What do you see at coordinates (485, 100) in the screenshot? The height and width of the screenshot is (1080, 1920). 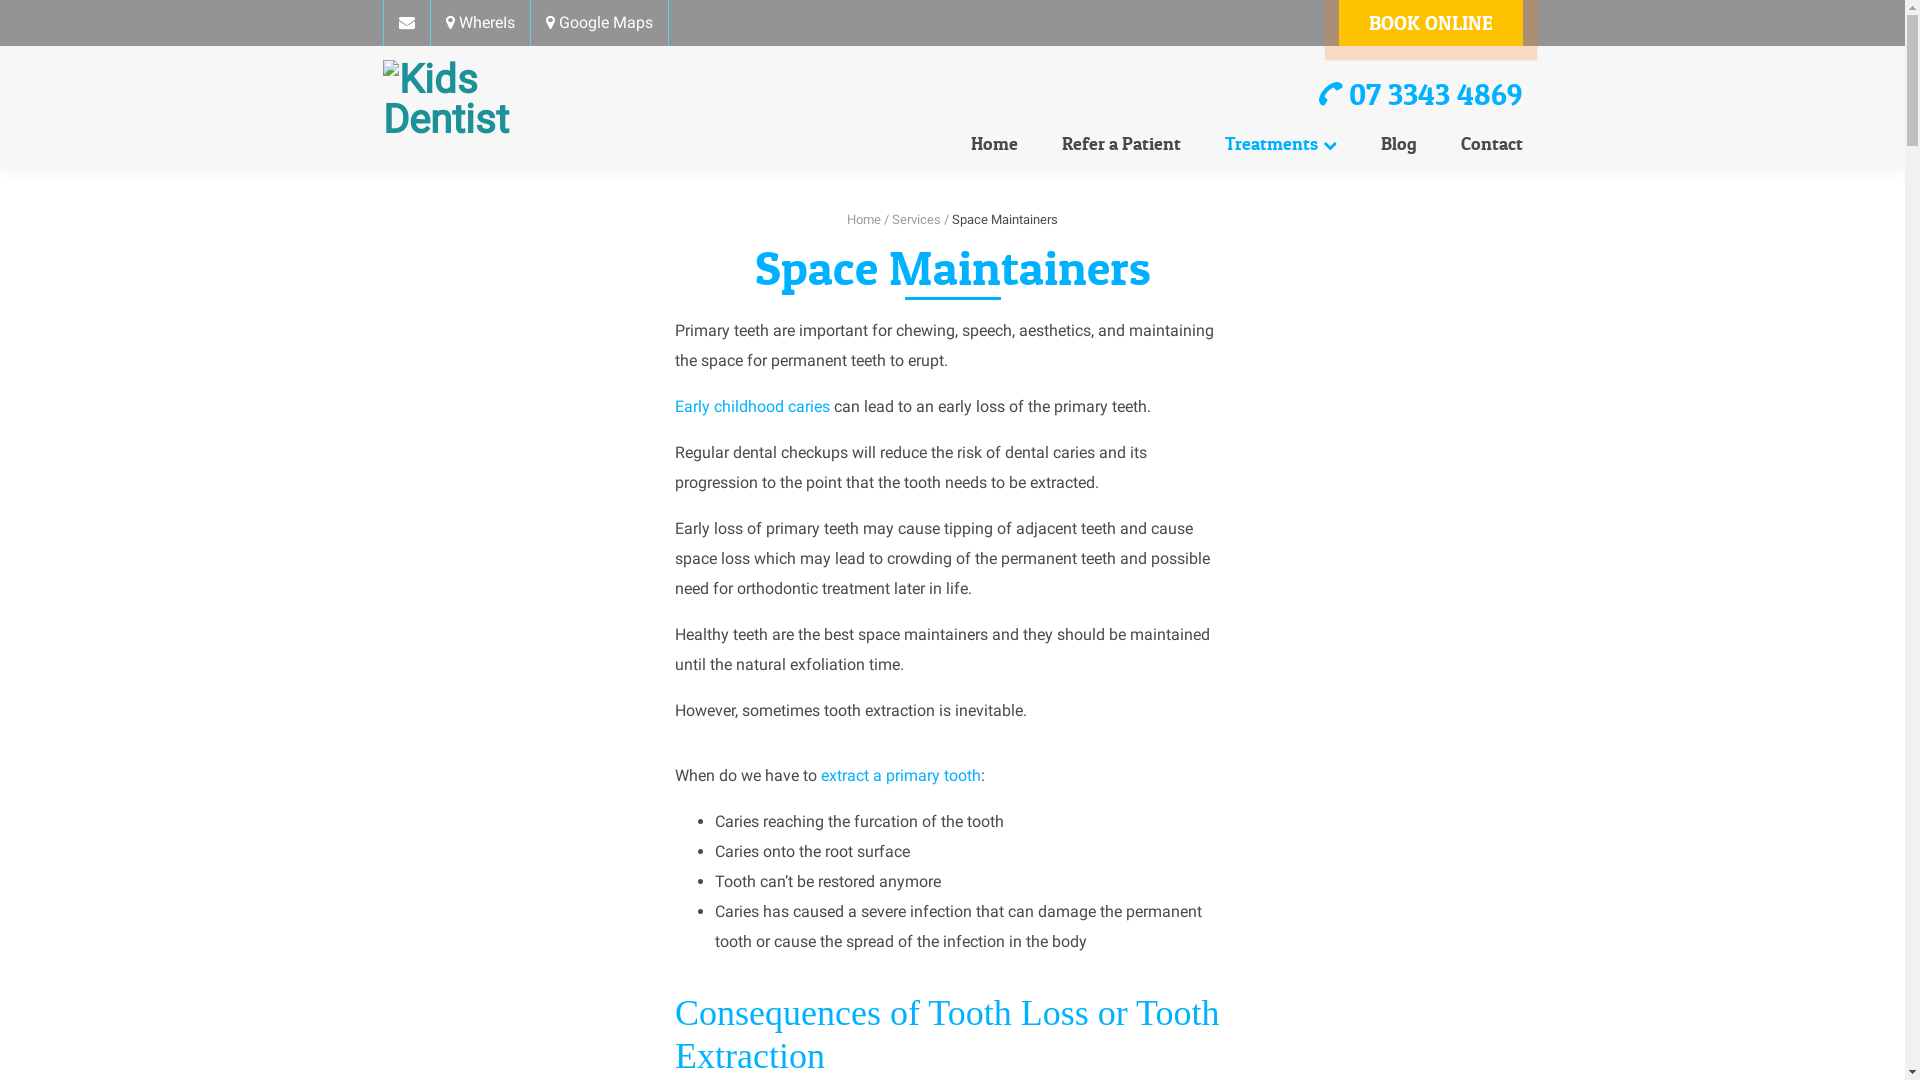 I see `'Kids Dentist'` at bounding box center [485, 100].